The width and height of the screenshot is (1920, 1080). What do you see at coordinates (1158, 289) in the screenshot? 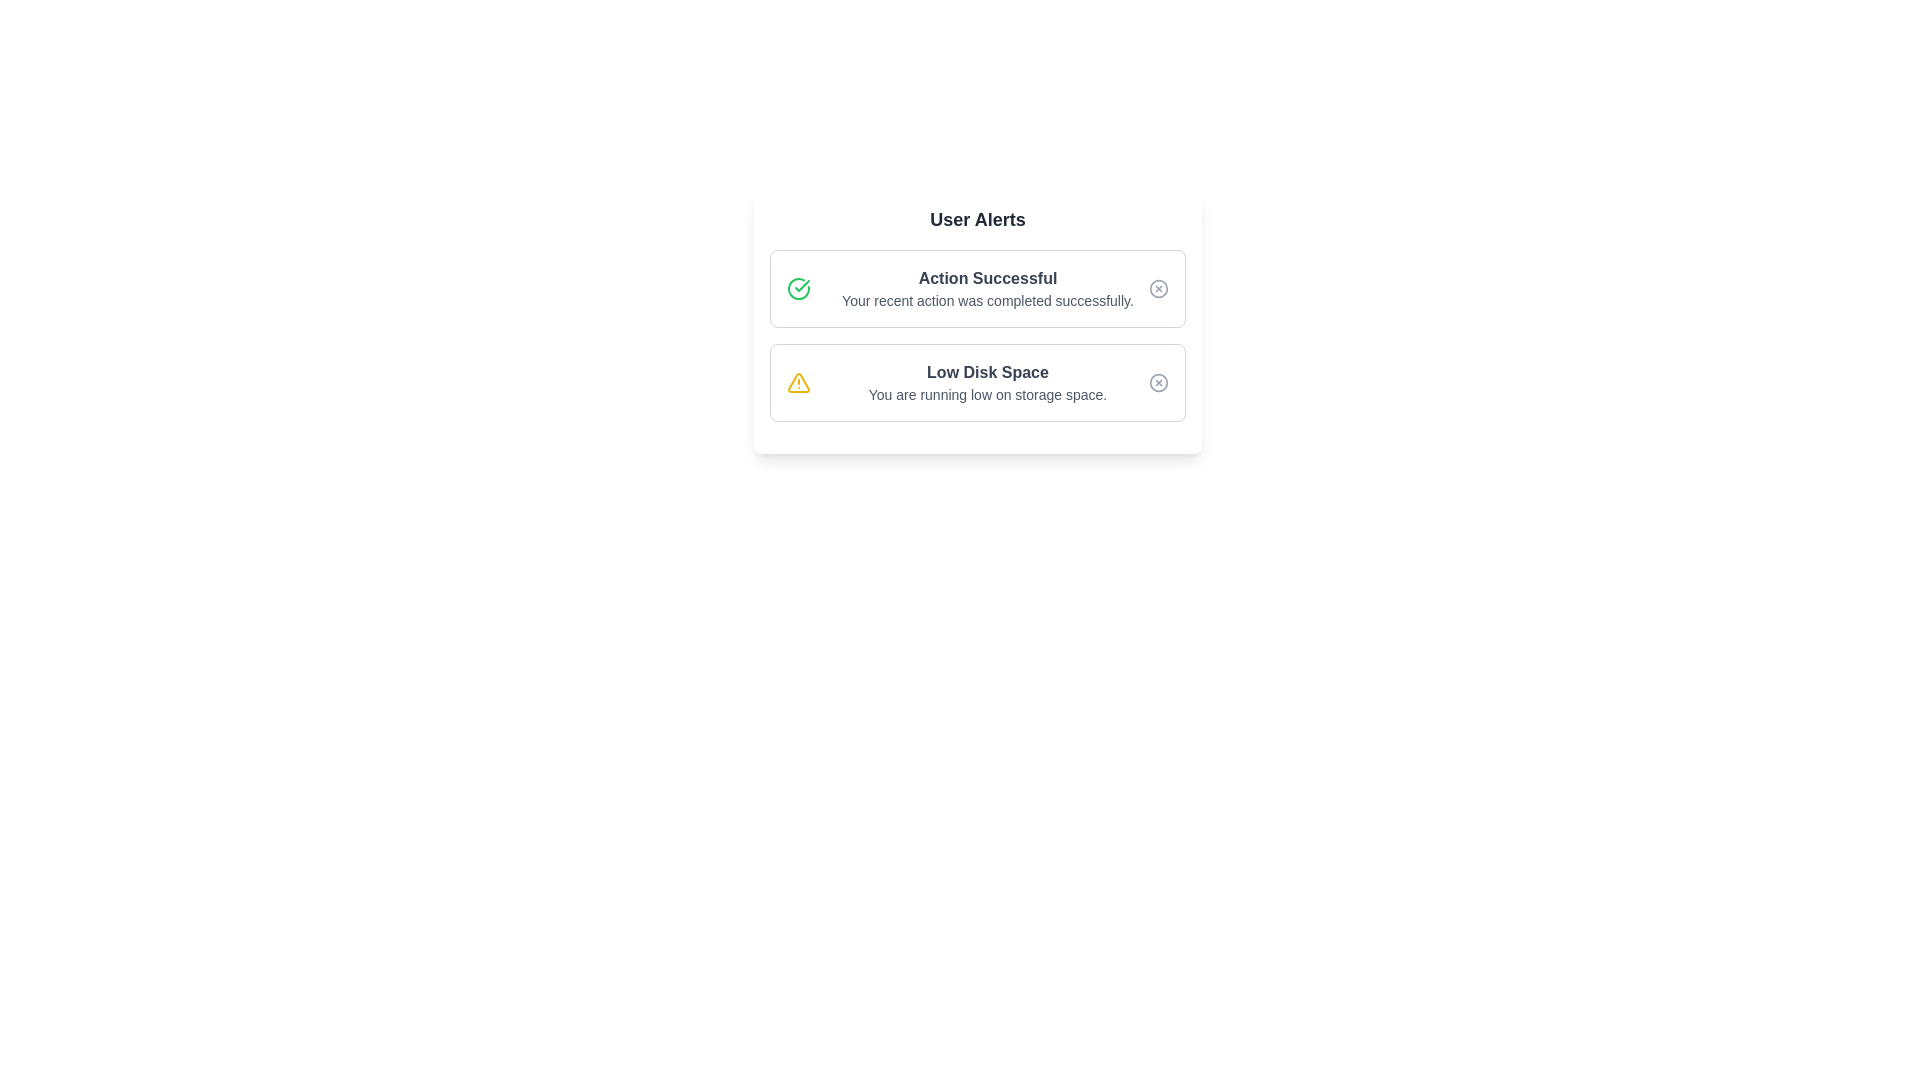
I see `the close button of the specified alert` at bounding box center [1158, 289].